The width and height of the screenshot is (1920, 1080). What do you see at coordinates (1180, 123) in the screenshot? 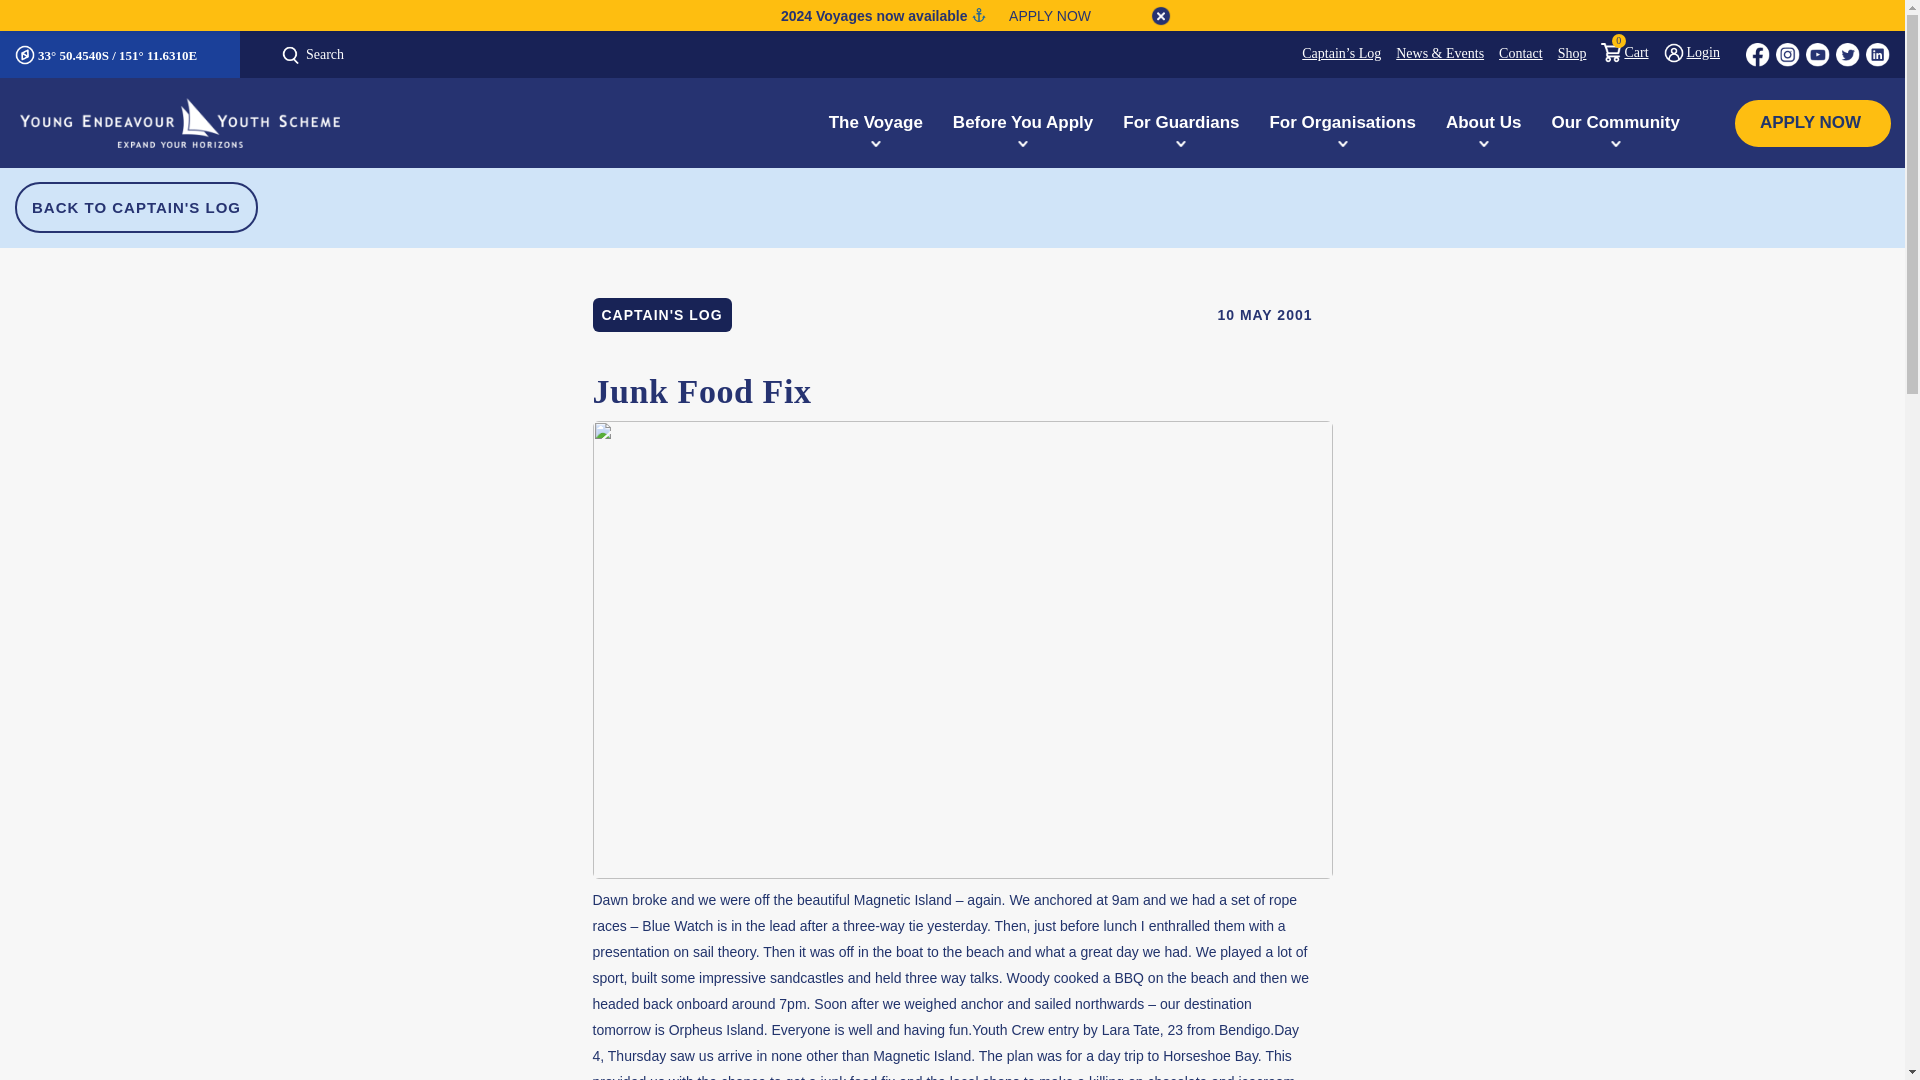
I see `'For Guardians'` at bounding box center [1180, 123].